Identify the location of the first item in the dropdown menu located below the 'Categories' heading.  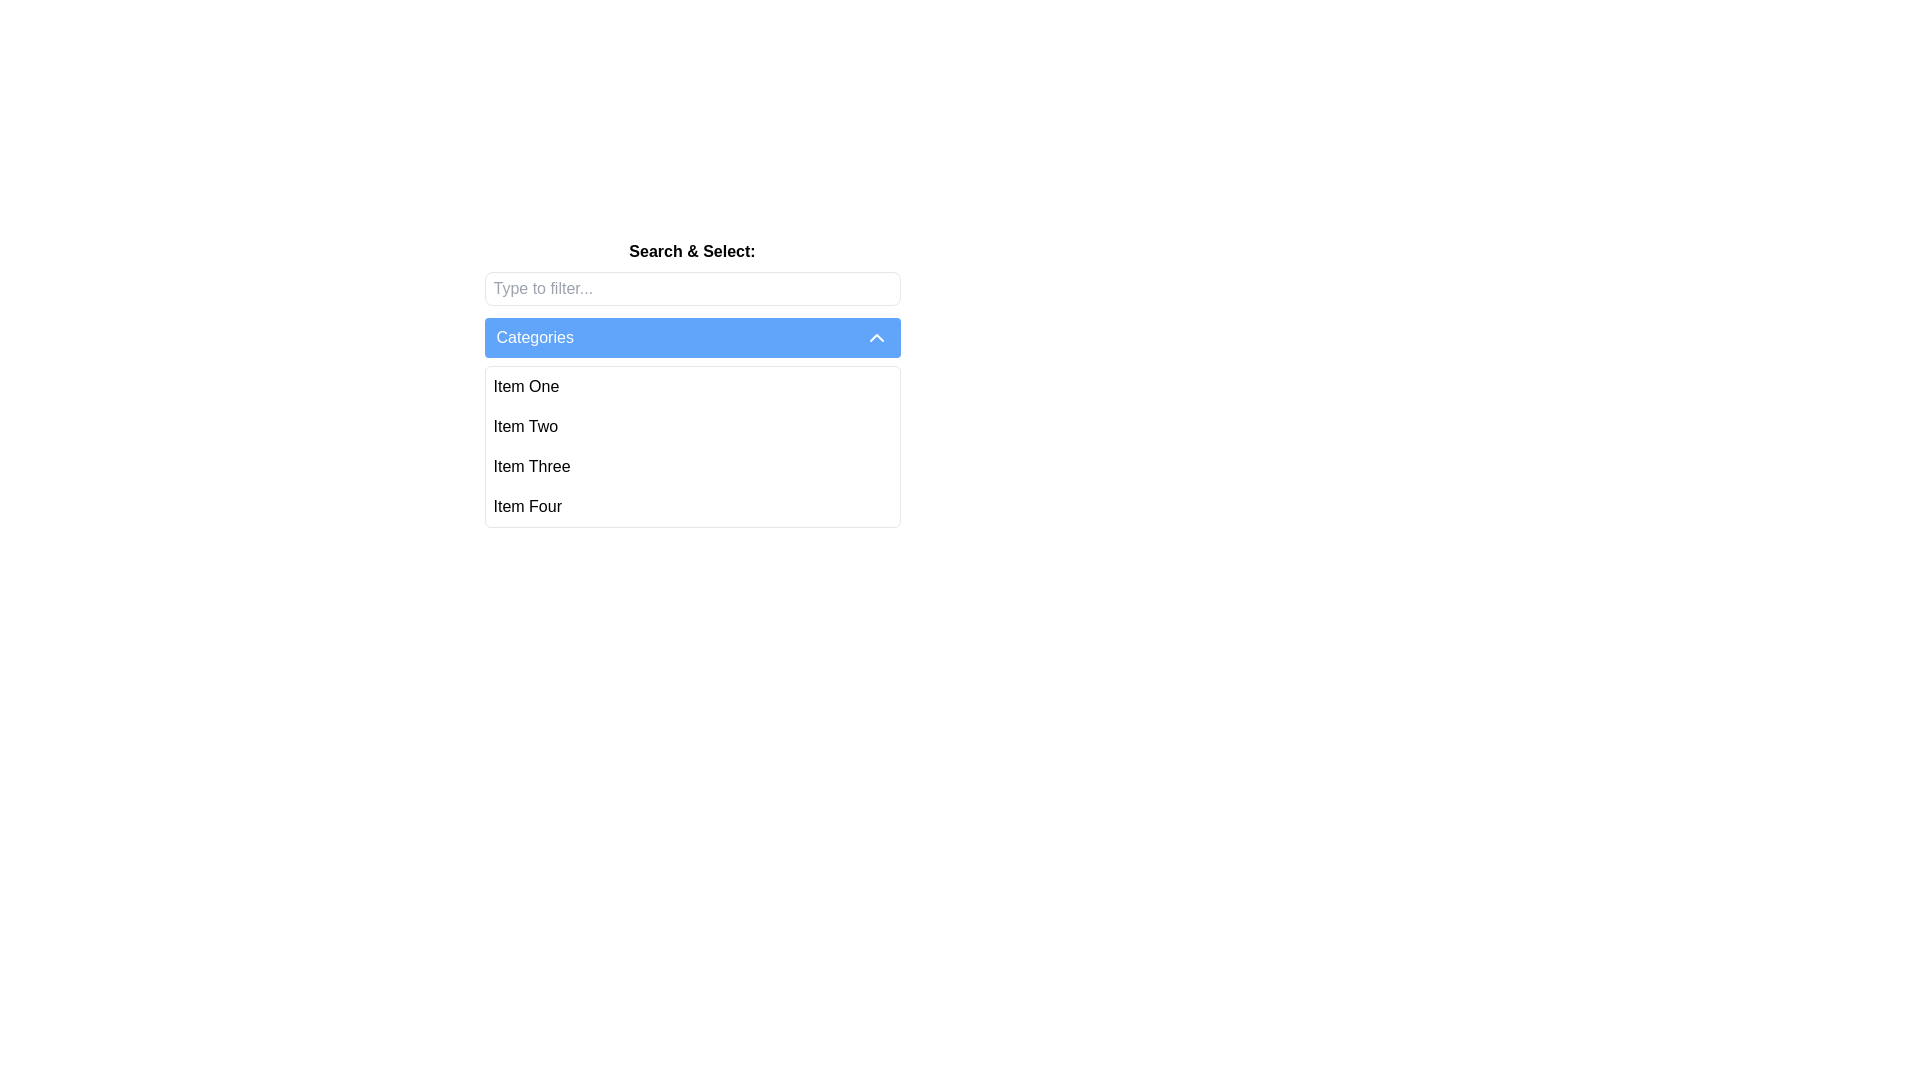
(526, 386).